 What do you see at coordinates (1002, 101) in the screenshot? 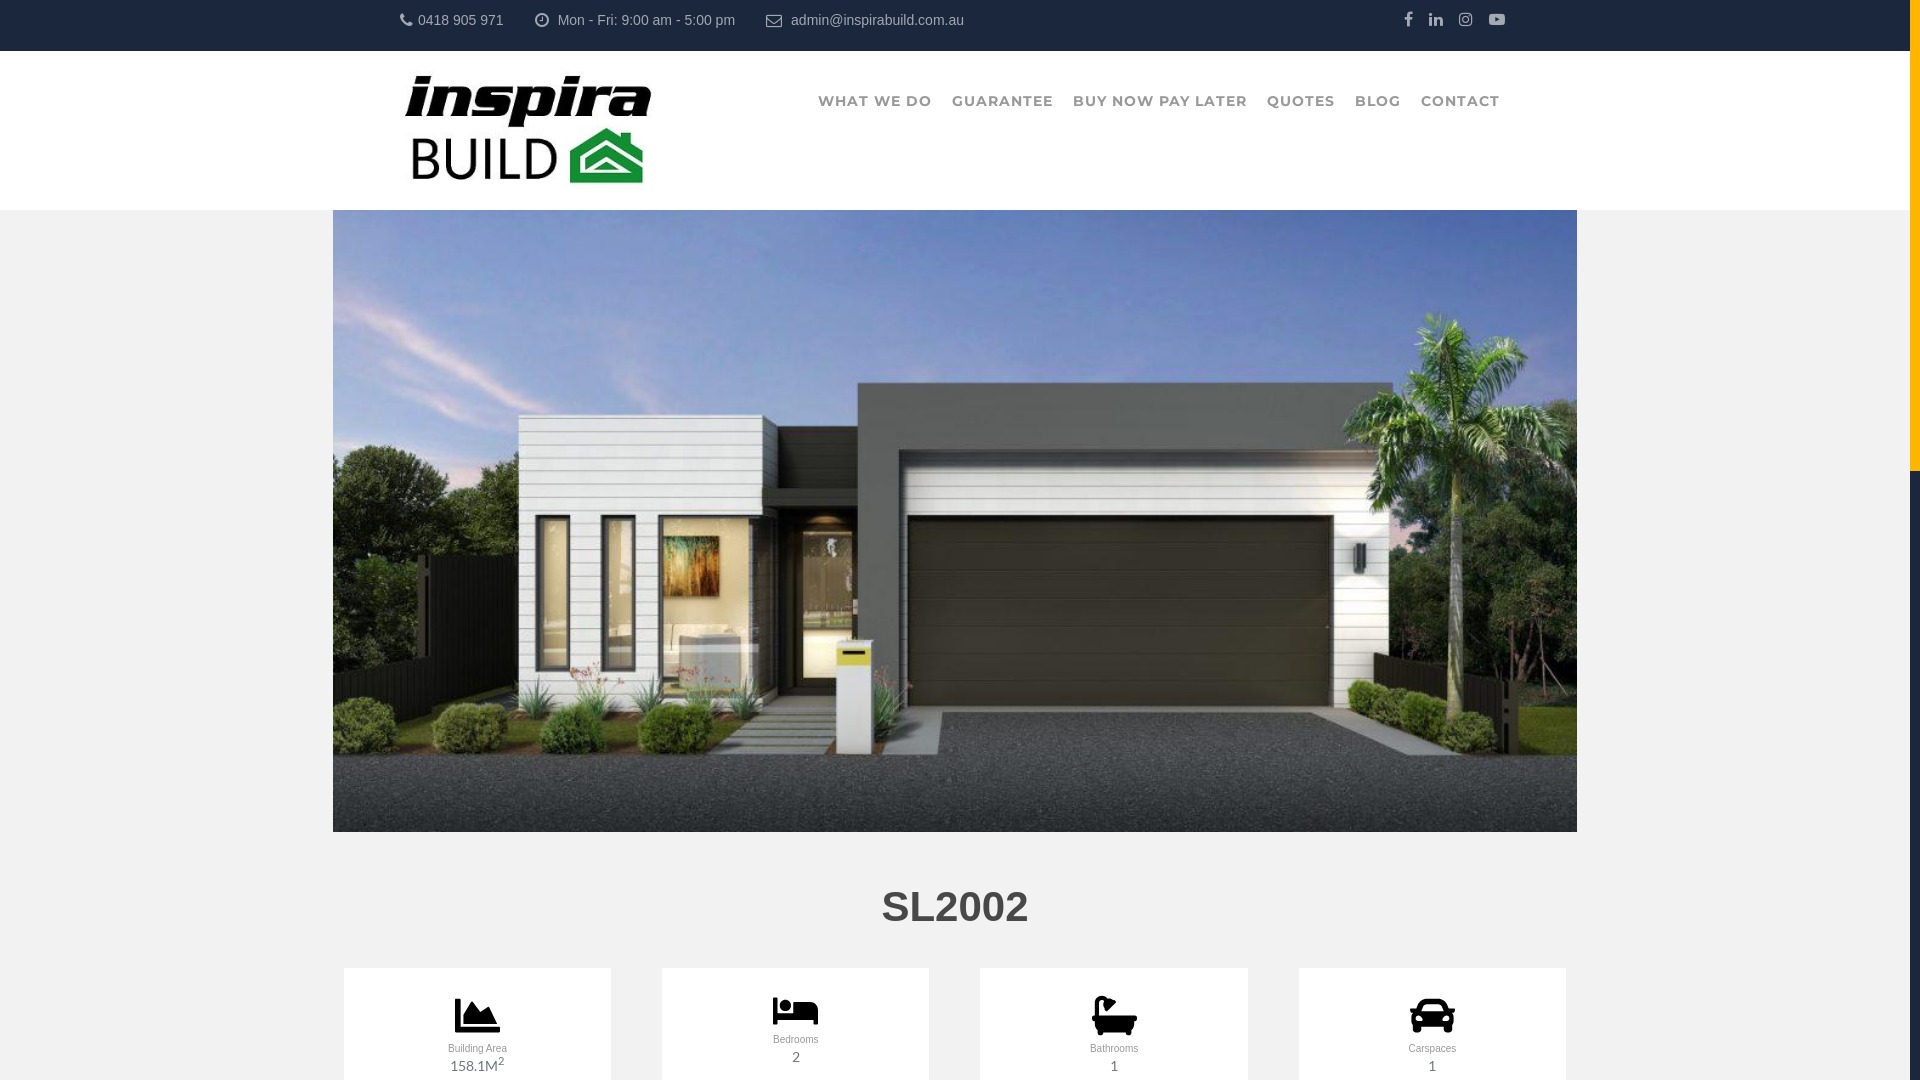
I see `'GUARANTEE'` at bounding box center [1002, 101].